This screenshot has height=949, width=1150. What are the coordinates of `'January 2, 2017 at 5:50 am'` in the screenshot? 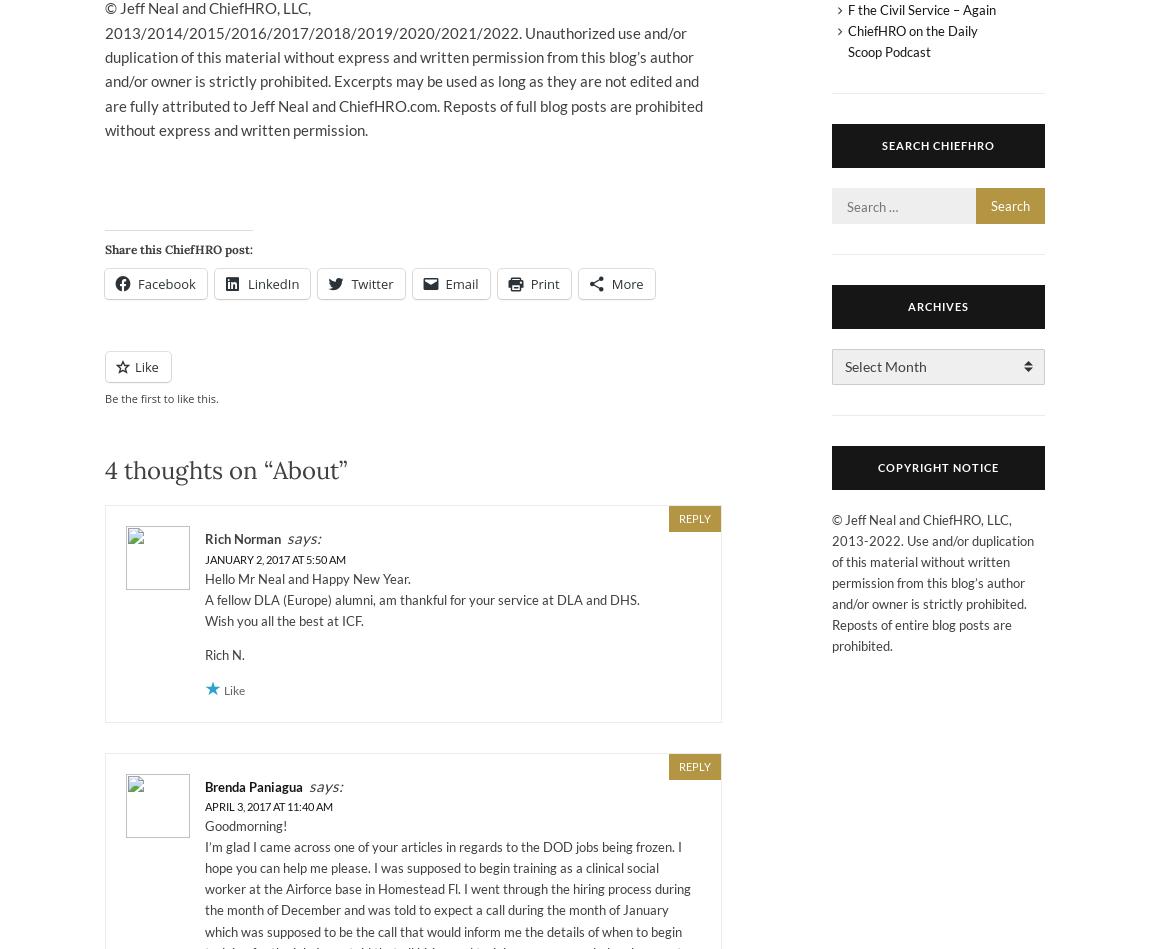 It's located at (274, 557).